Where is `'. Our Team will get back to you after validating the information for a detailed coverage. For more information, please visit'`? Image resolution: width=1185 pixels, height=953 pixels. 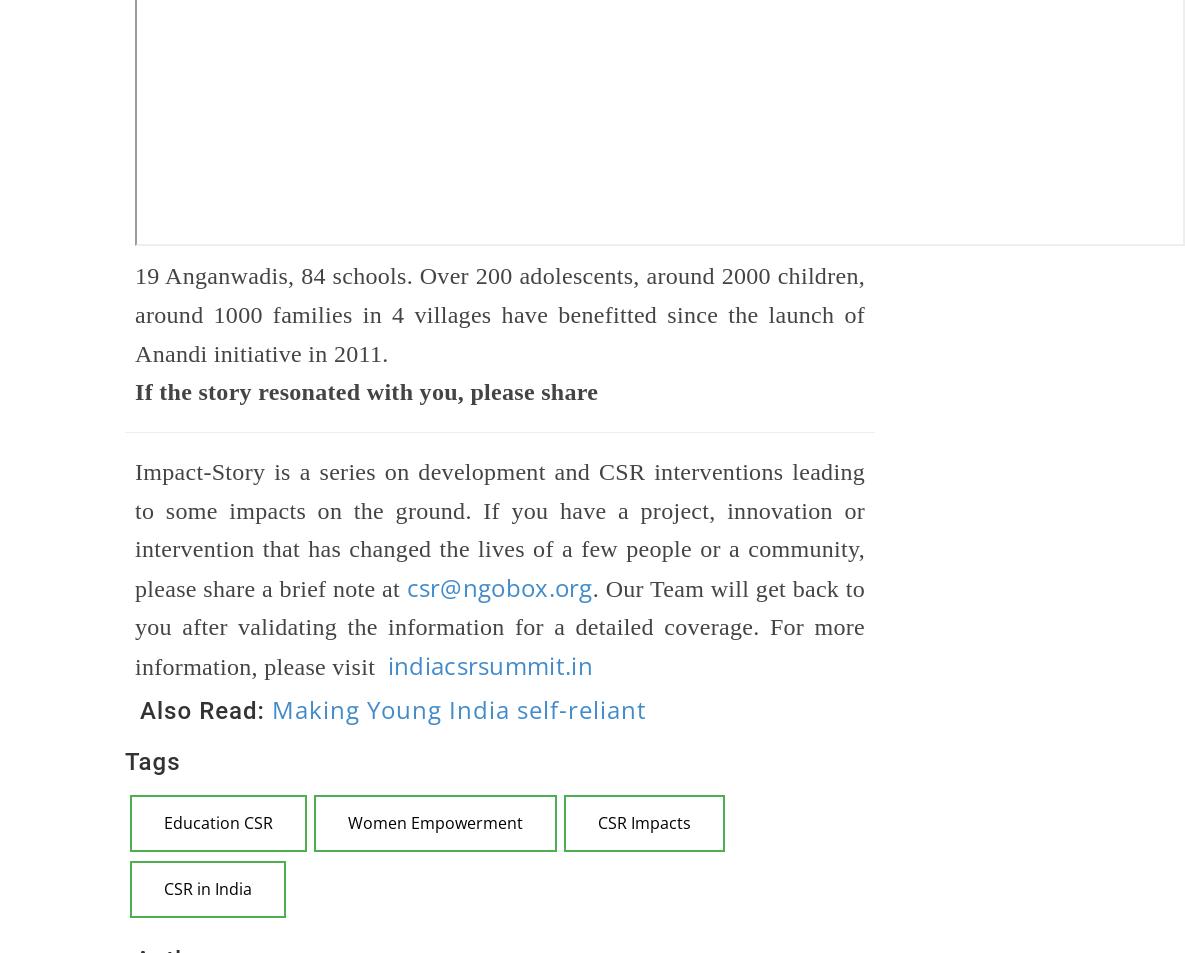 '. Our Team will get back to you after validating the information for a detailed coverage. For more information, please visit' is located at coordinates (499, 627).